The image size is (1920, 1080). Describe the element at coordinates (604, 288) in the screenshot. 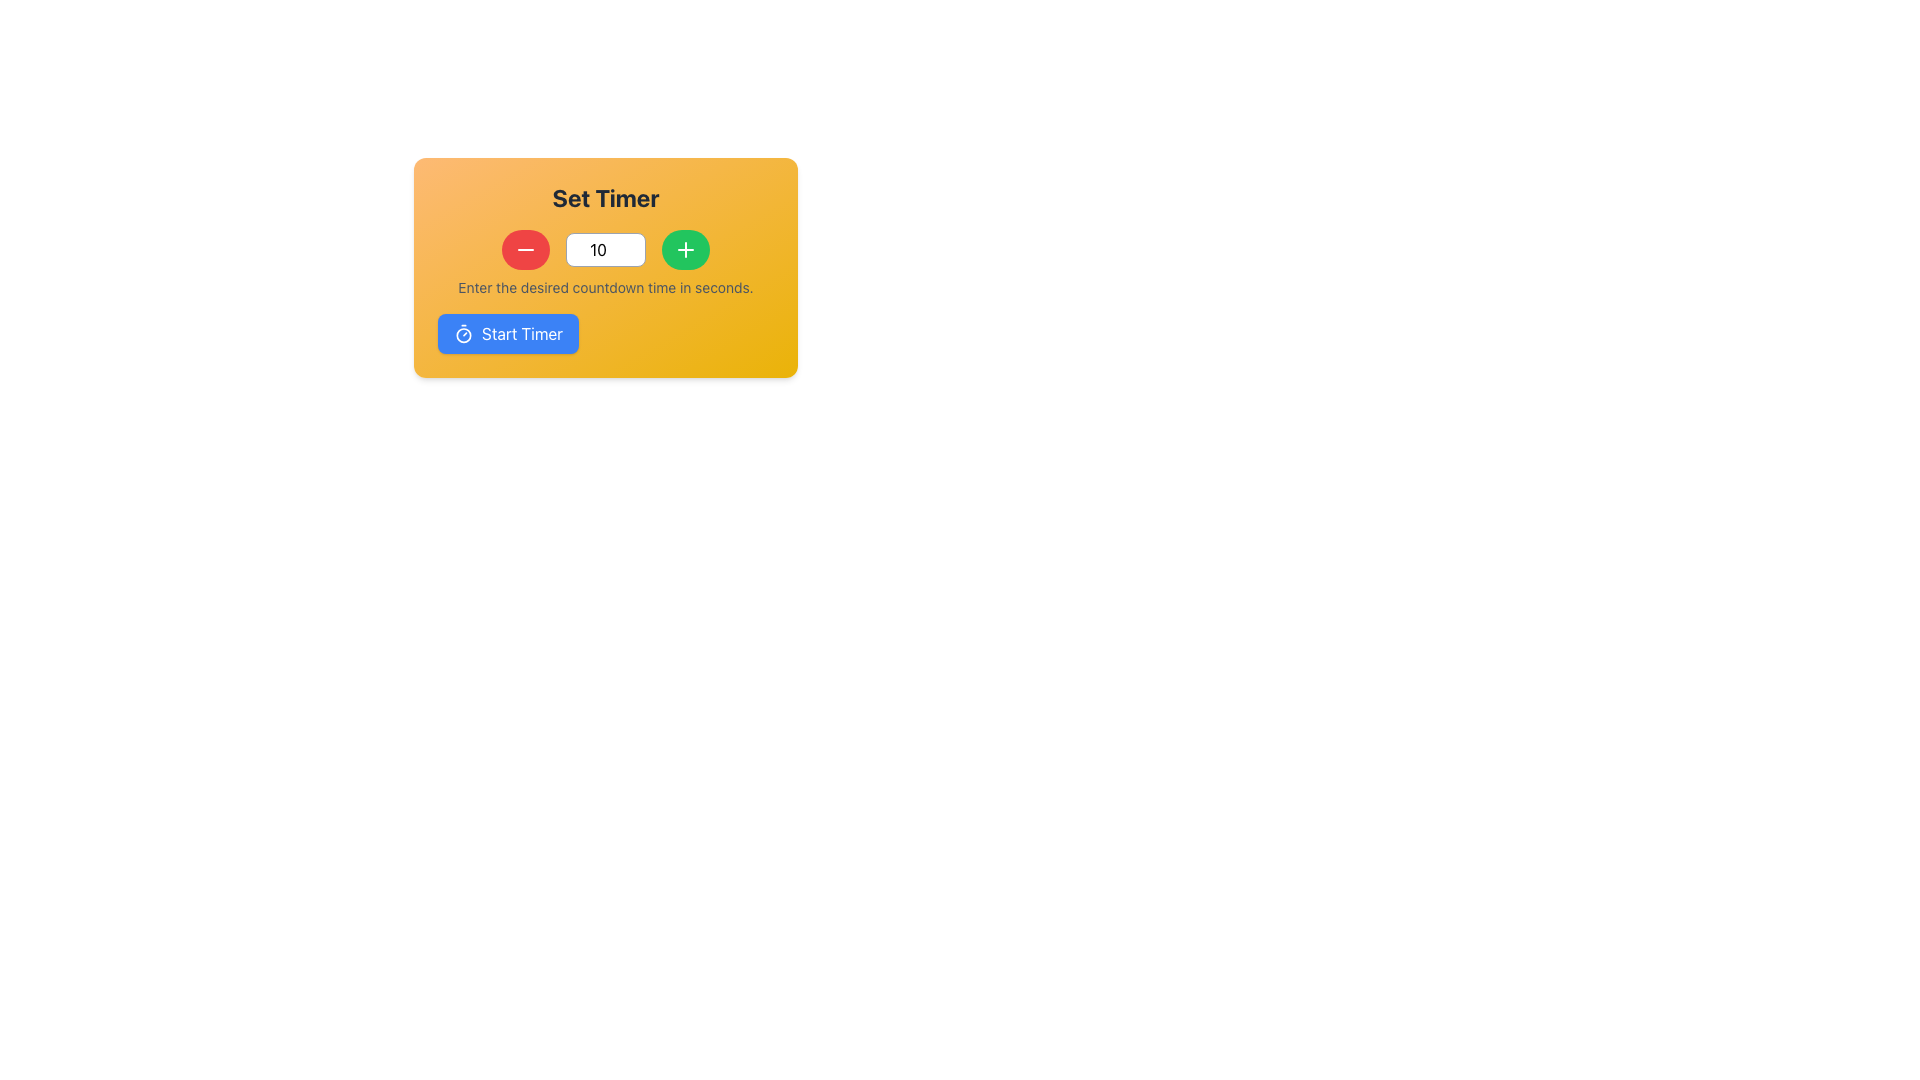

I see `the text label that reads 'Enter the desired countdown time in seconds' which is located within an orange-to-yellow gradient background card, positioned below the input field and above the blue 'Start Timer' button` at that location.